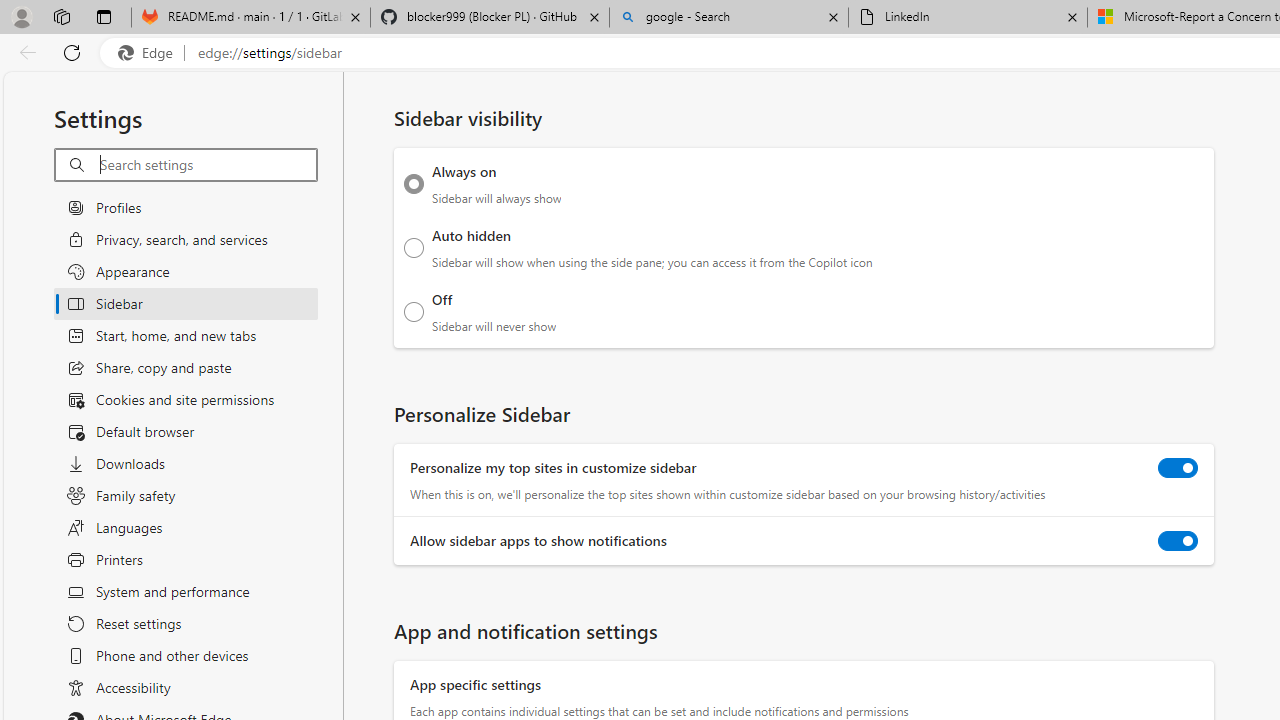 The image size is (1280, 720). I want to click on 'Search settings', so click(208, 164).